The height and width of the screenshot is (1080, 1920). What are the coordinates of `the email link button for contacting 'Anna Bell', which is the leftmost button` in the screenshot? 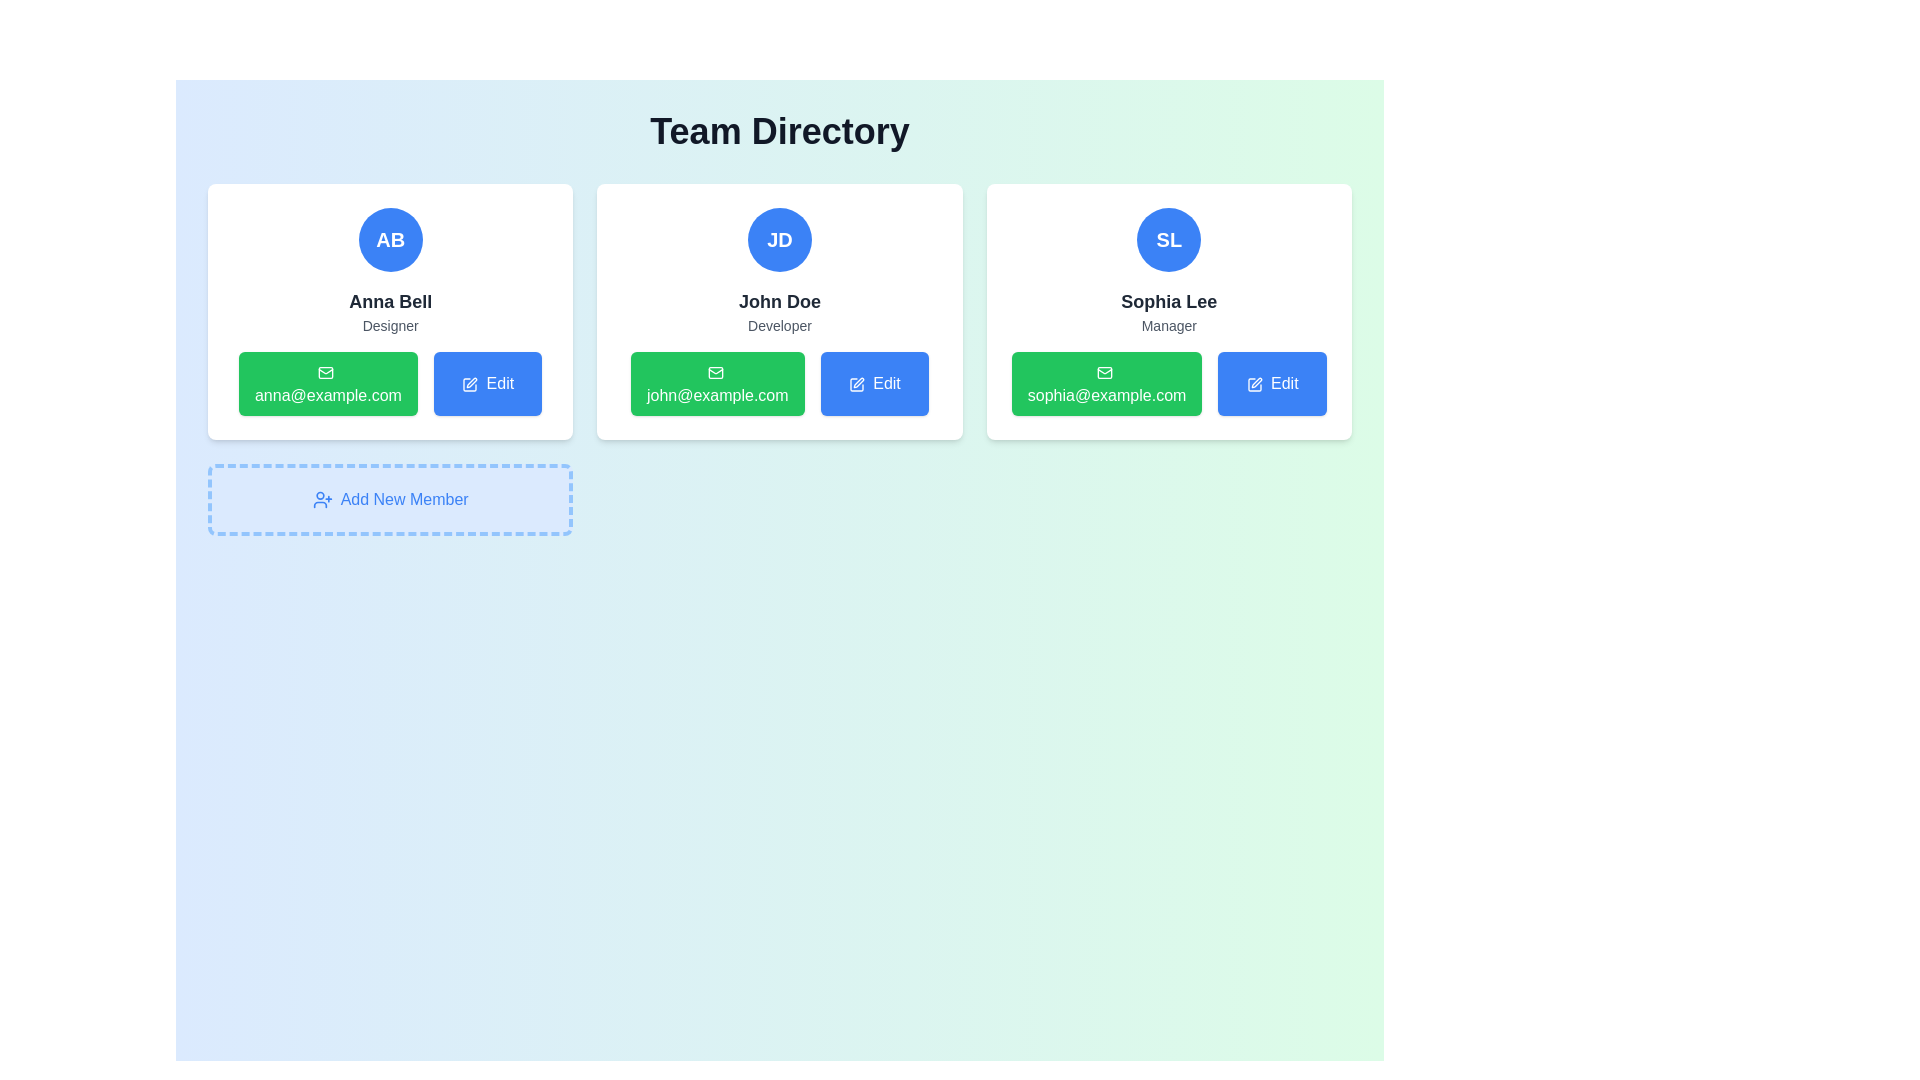 It's located at (327, 384).